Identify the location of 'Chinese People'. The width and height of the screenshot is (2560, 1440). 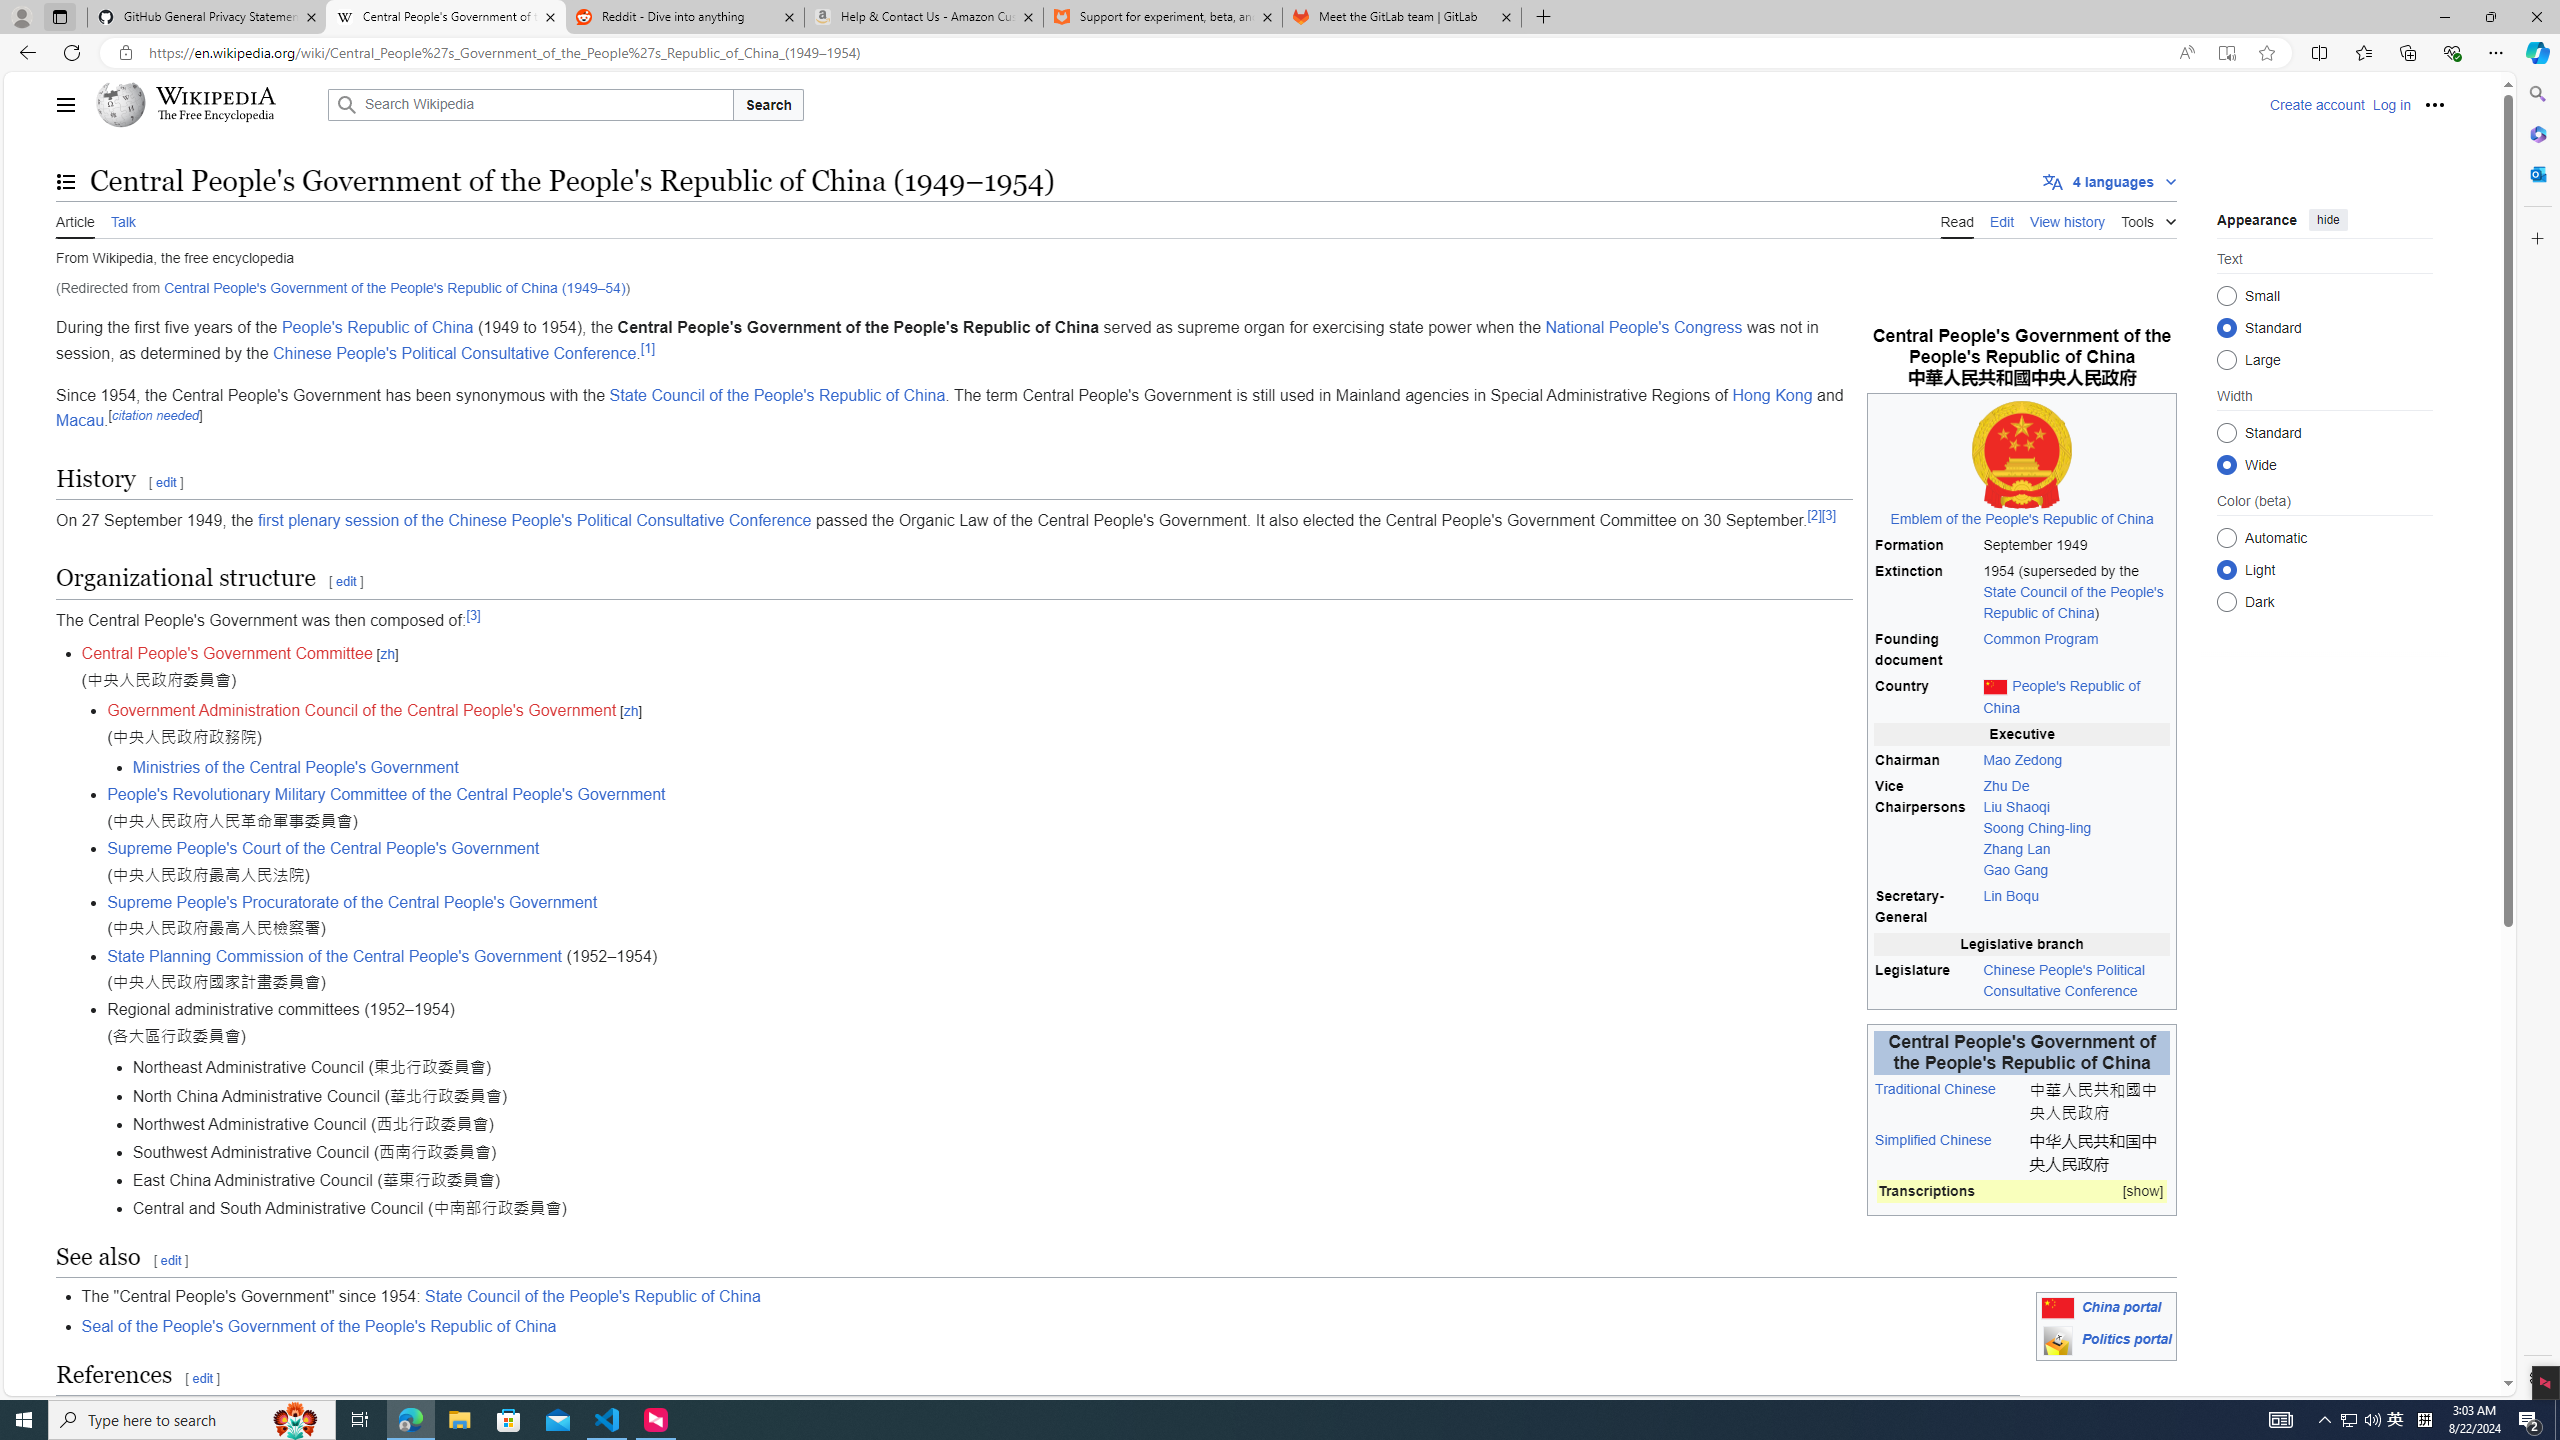
(454, 353).